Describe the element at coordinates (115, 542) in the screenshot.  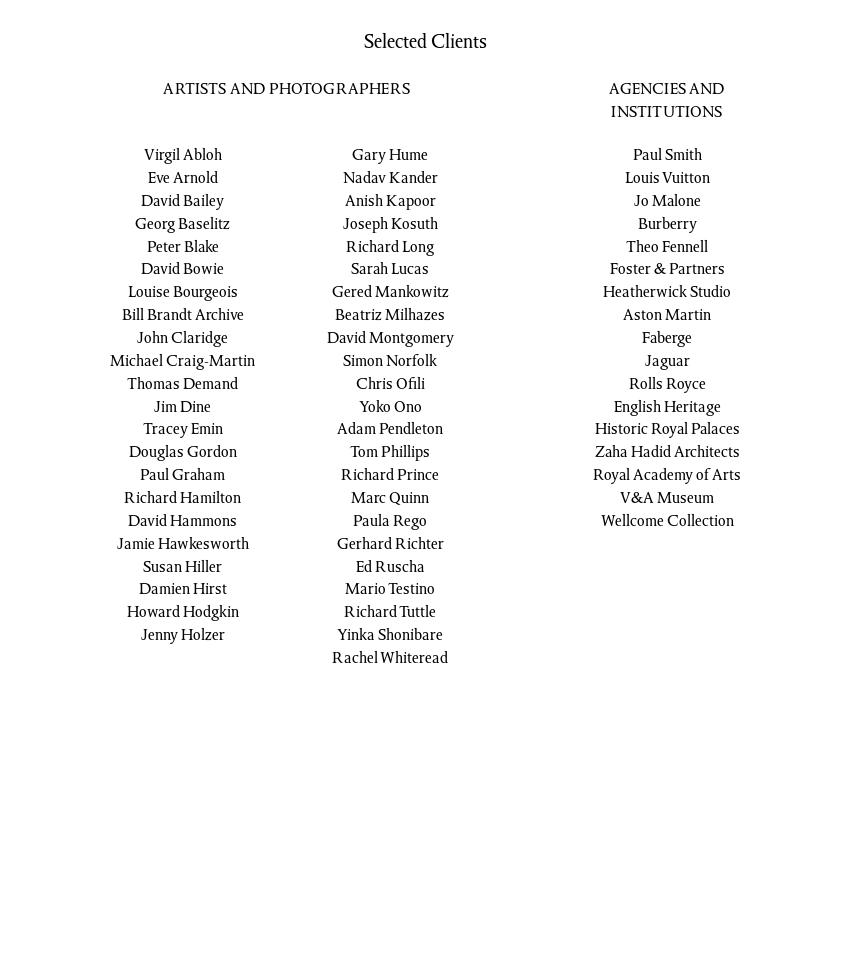
I see `'Jamie Hawkesworth'` at that location.